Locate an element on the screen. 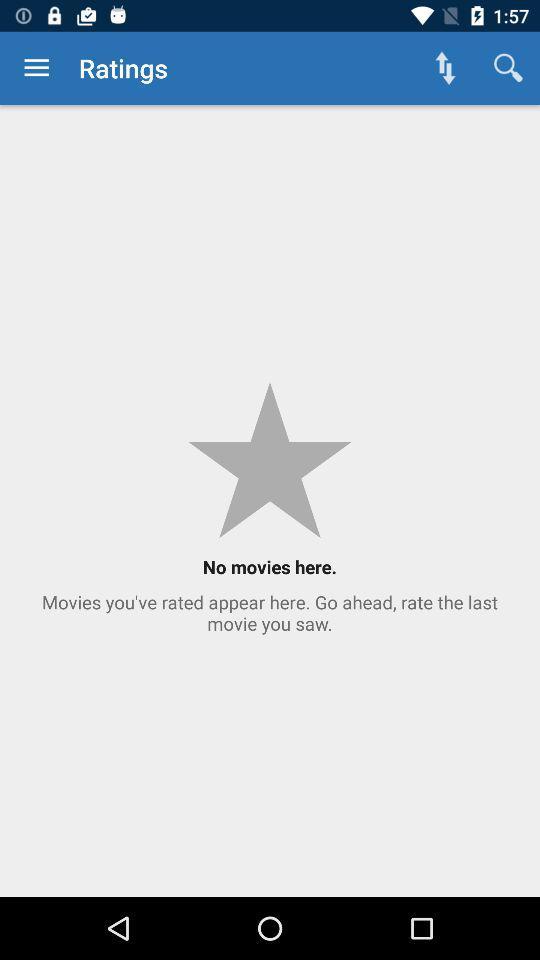  the item above movies you ve item is located at coordinates (36, 68).